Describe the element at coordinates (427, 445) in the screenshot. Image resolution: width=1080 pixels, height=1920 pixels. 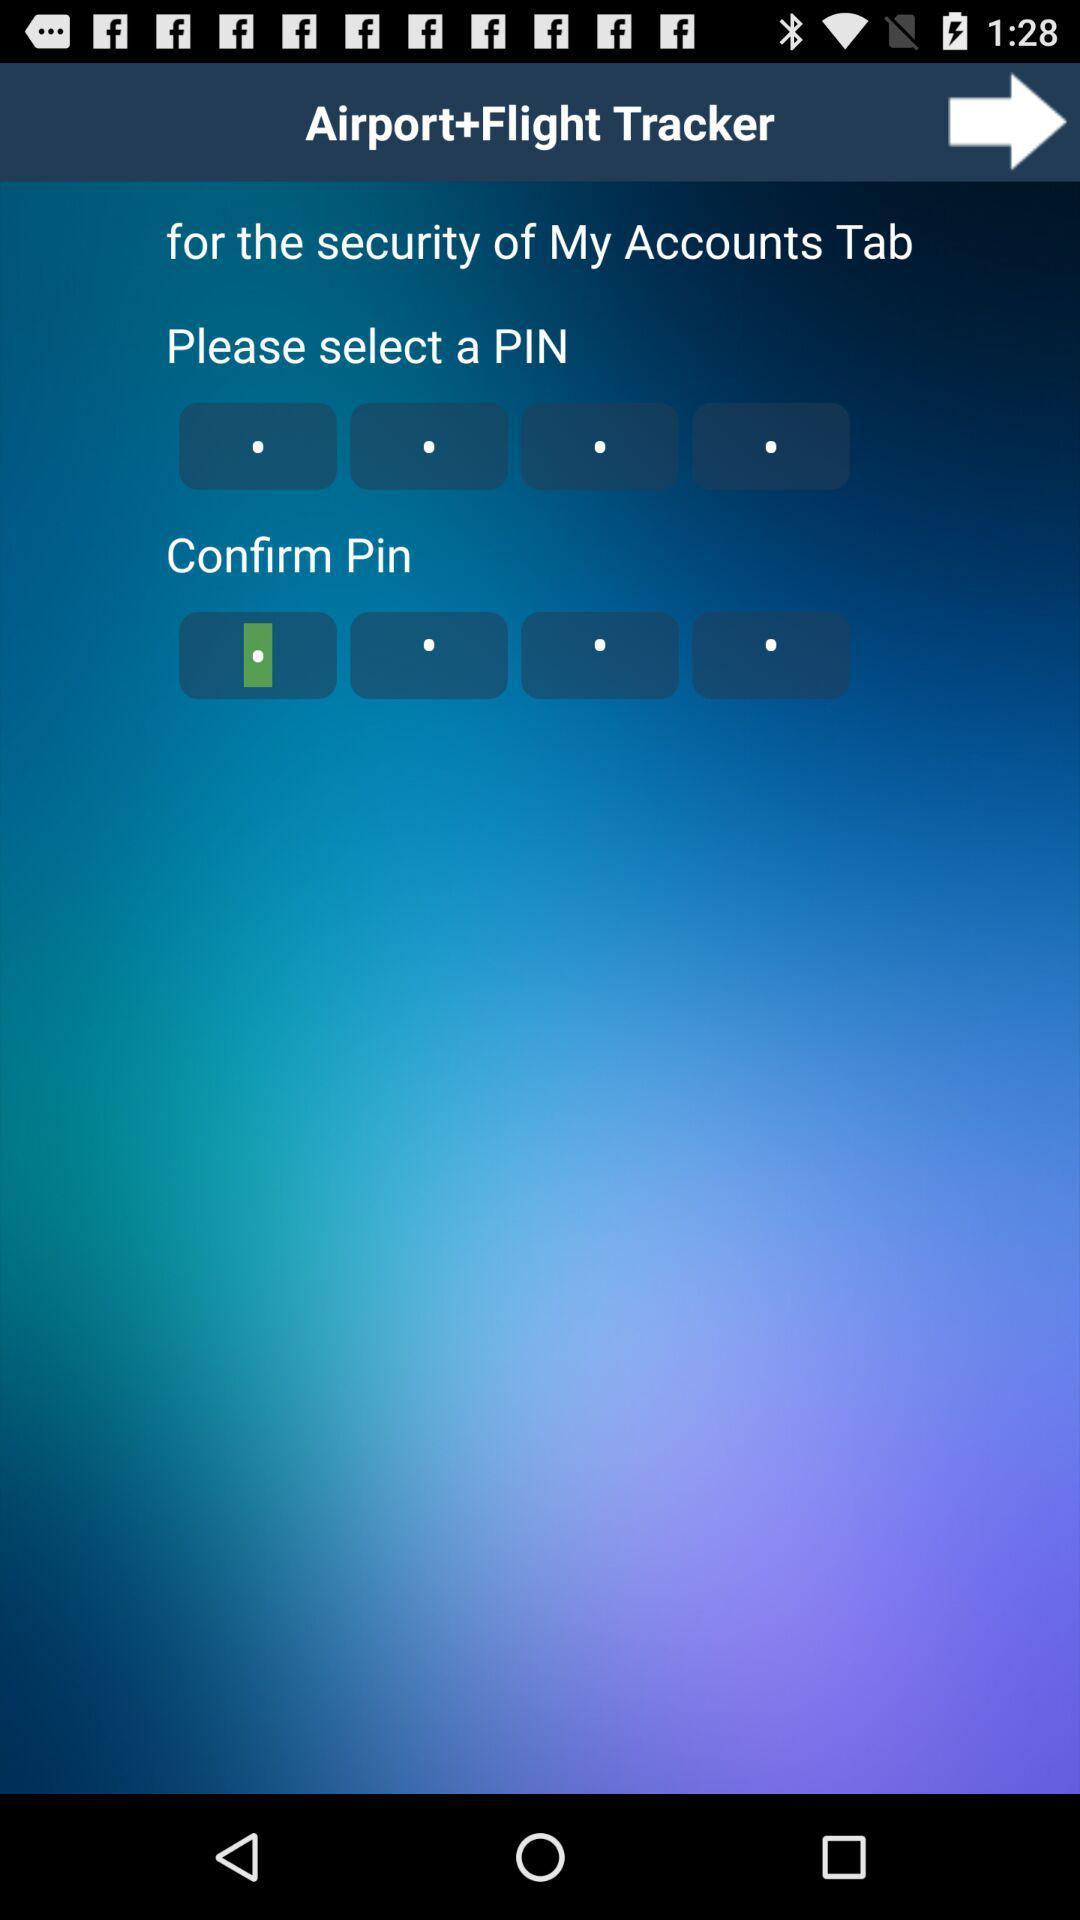
I see `the second code box below please select a pin` at that location.